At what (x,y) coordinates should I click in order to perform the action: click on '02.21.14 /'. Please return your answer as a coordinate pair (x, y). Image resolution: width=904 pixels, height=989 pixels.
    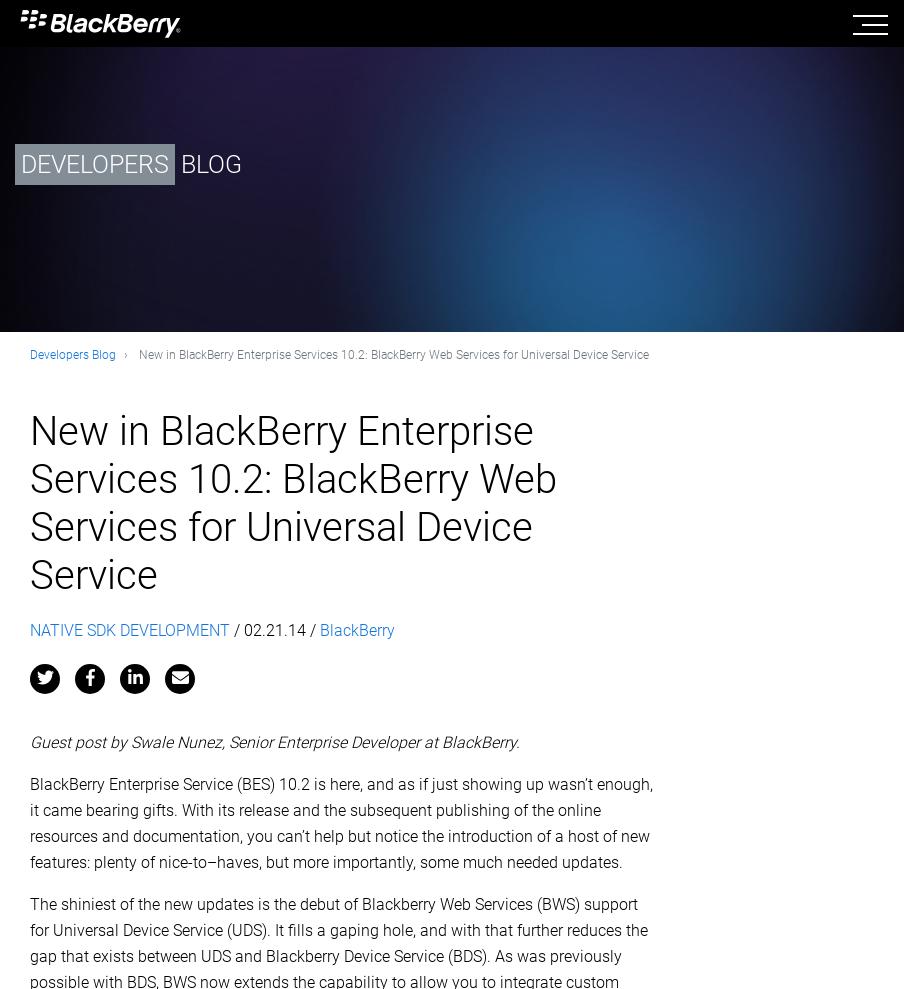
    Looking at the image, I should click on (280, 629).